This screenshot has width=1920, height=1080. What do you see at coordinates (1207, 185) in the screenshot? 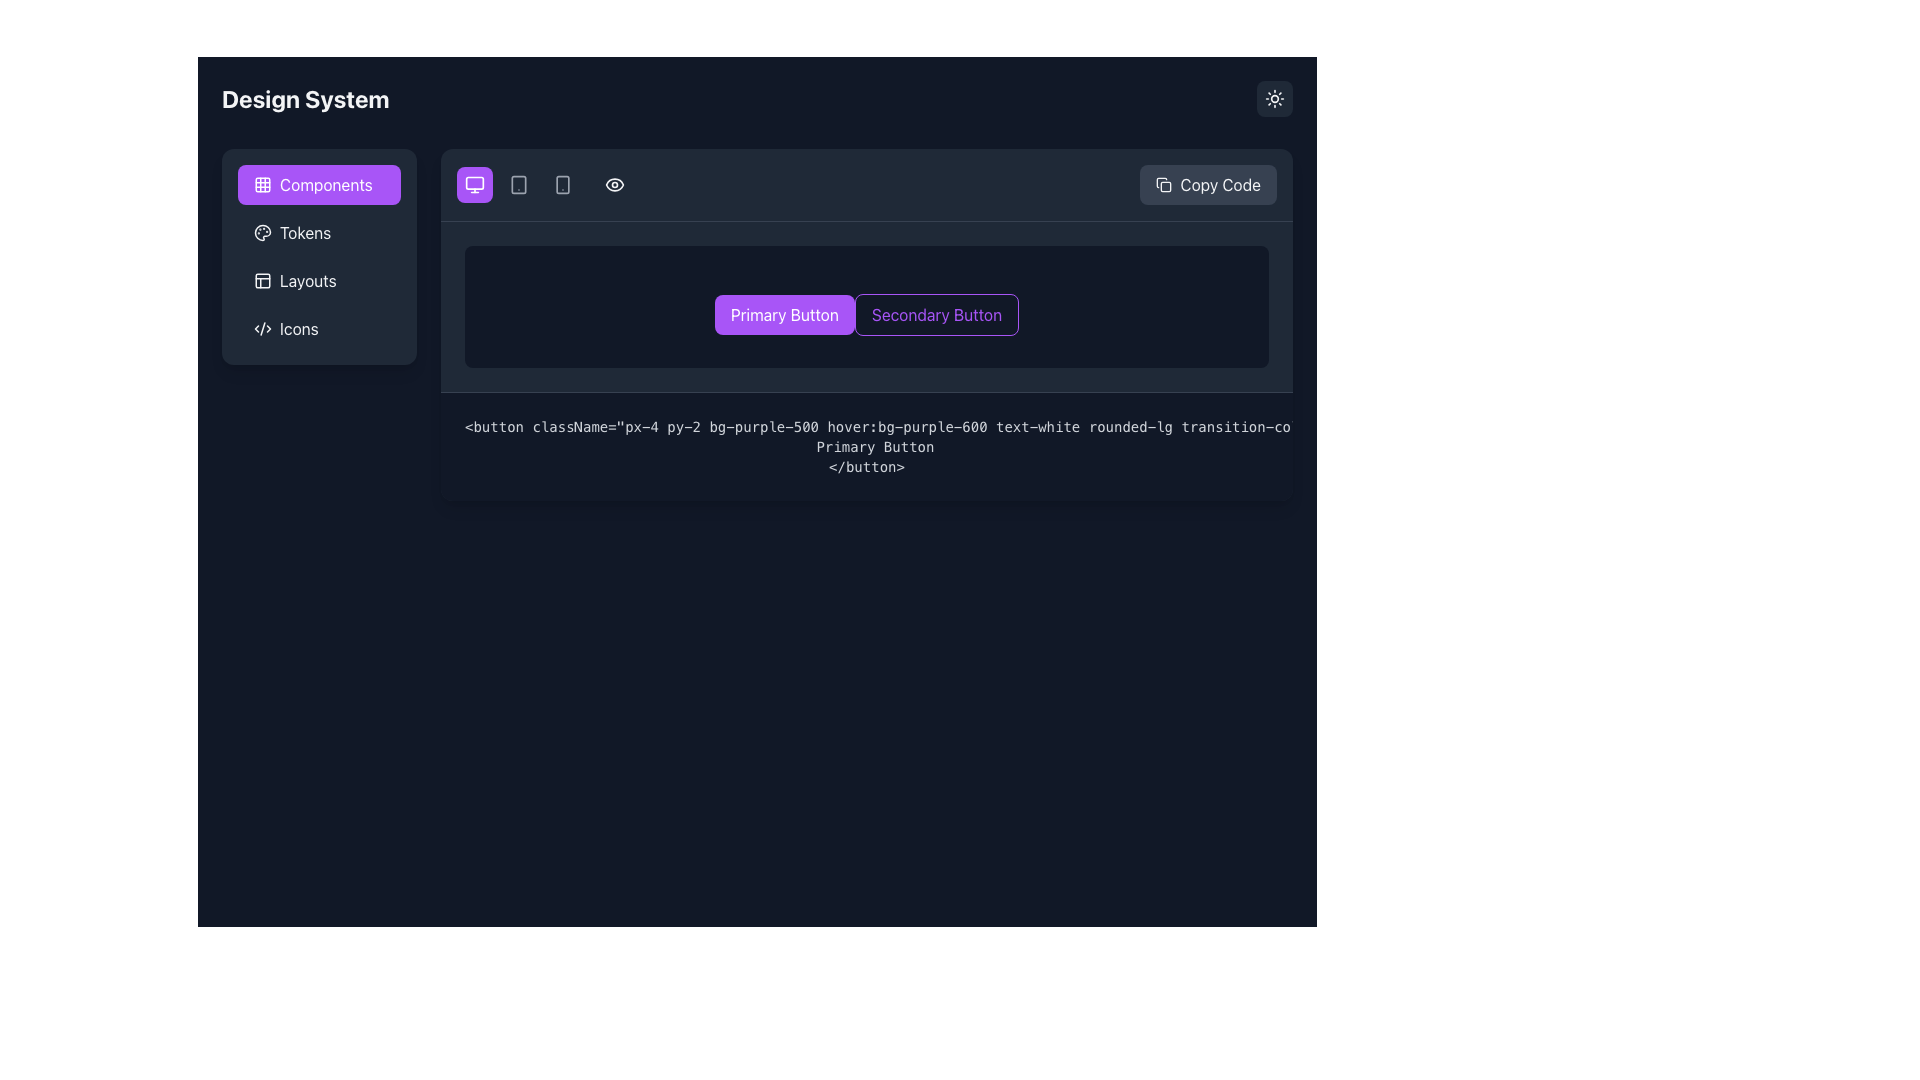
I see `the 'Copy Code' button located in the upper-right corner of the panel` at bounding box center [1207, 185].